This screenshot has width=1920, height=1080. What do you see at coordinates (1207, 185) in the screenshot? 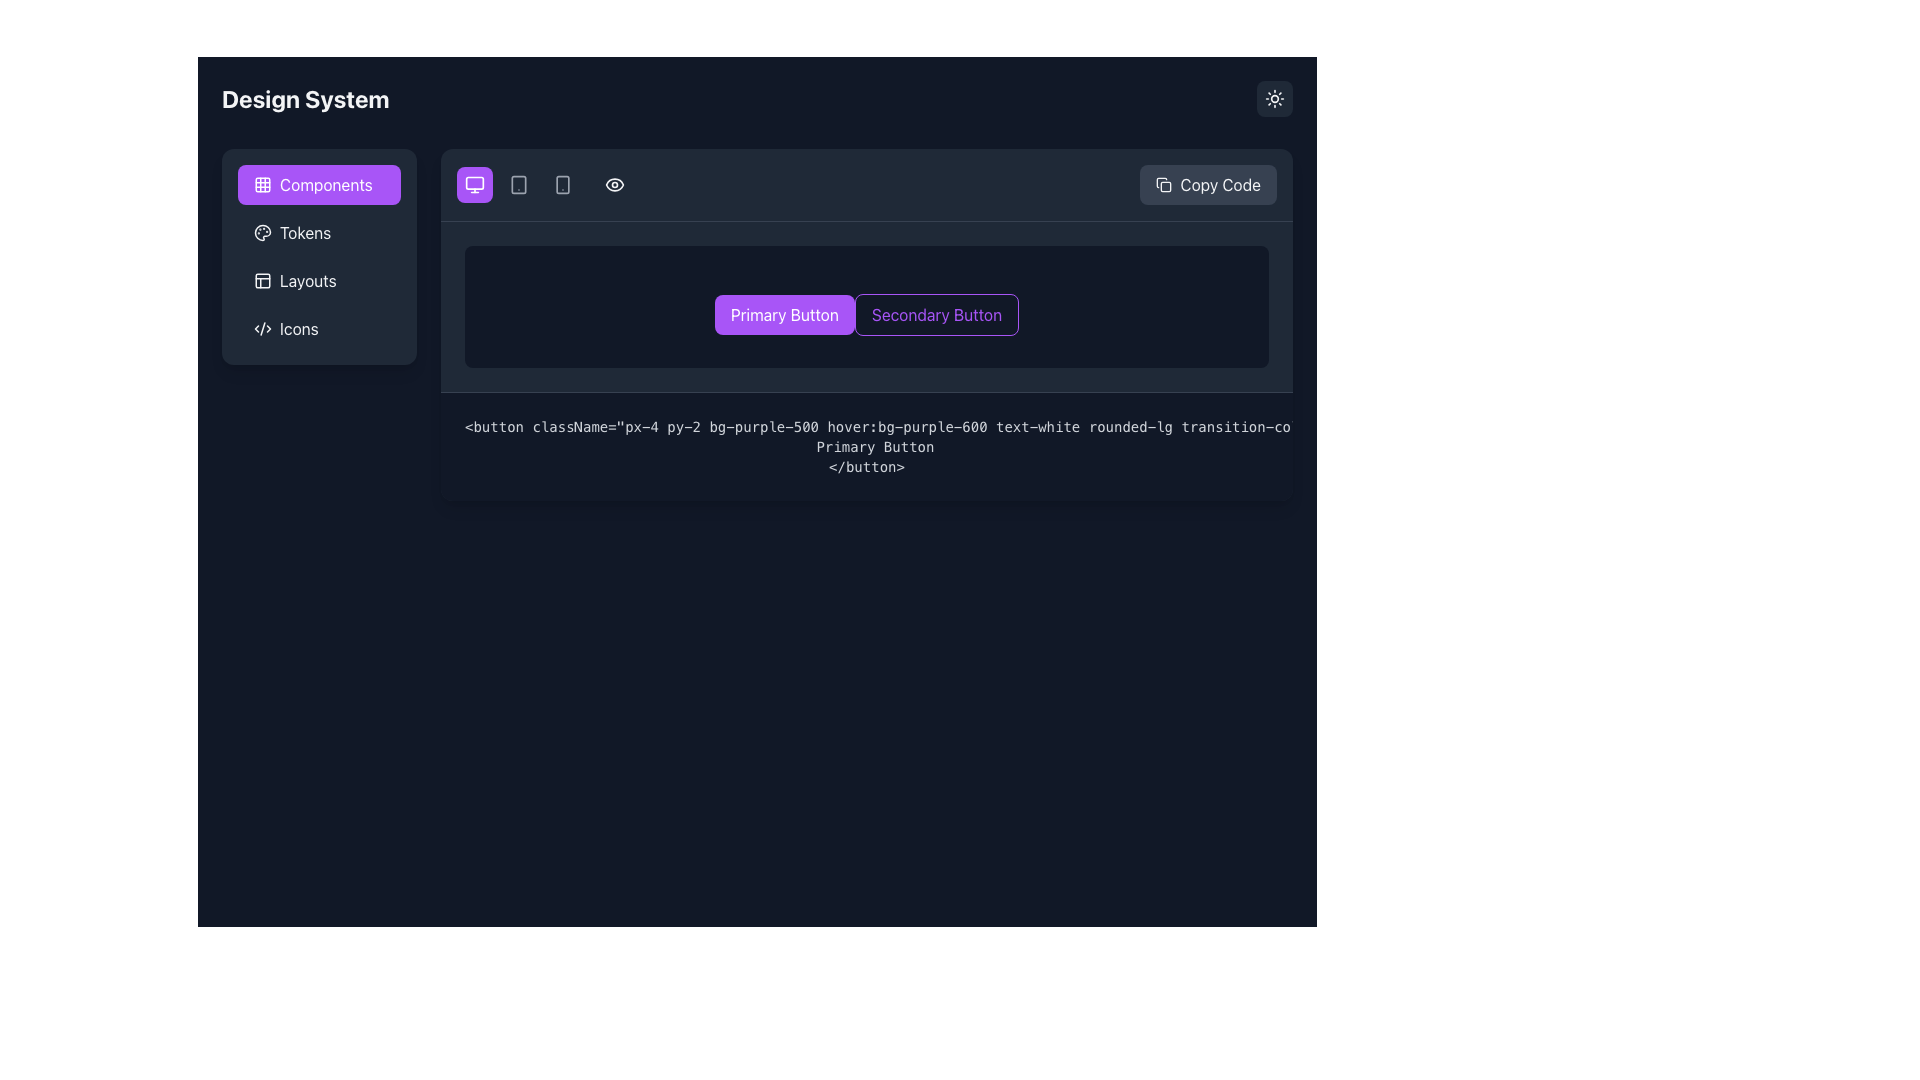
I see `the 'Copy Code' button located in the upper-right corner of the panel` at bounding box center [1207, 185].